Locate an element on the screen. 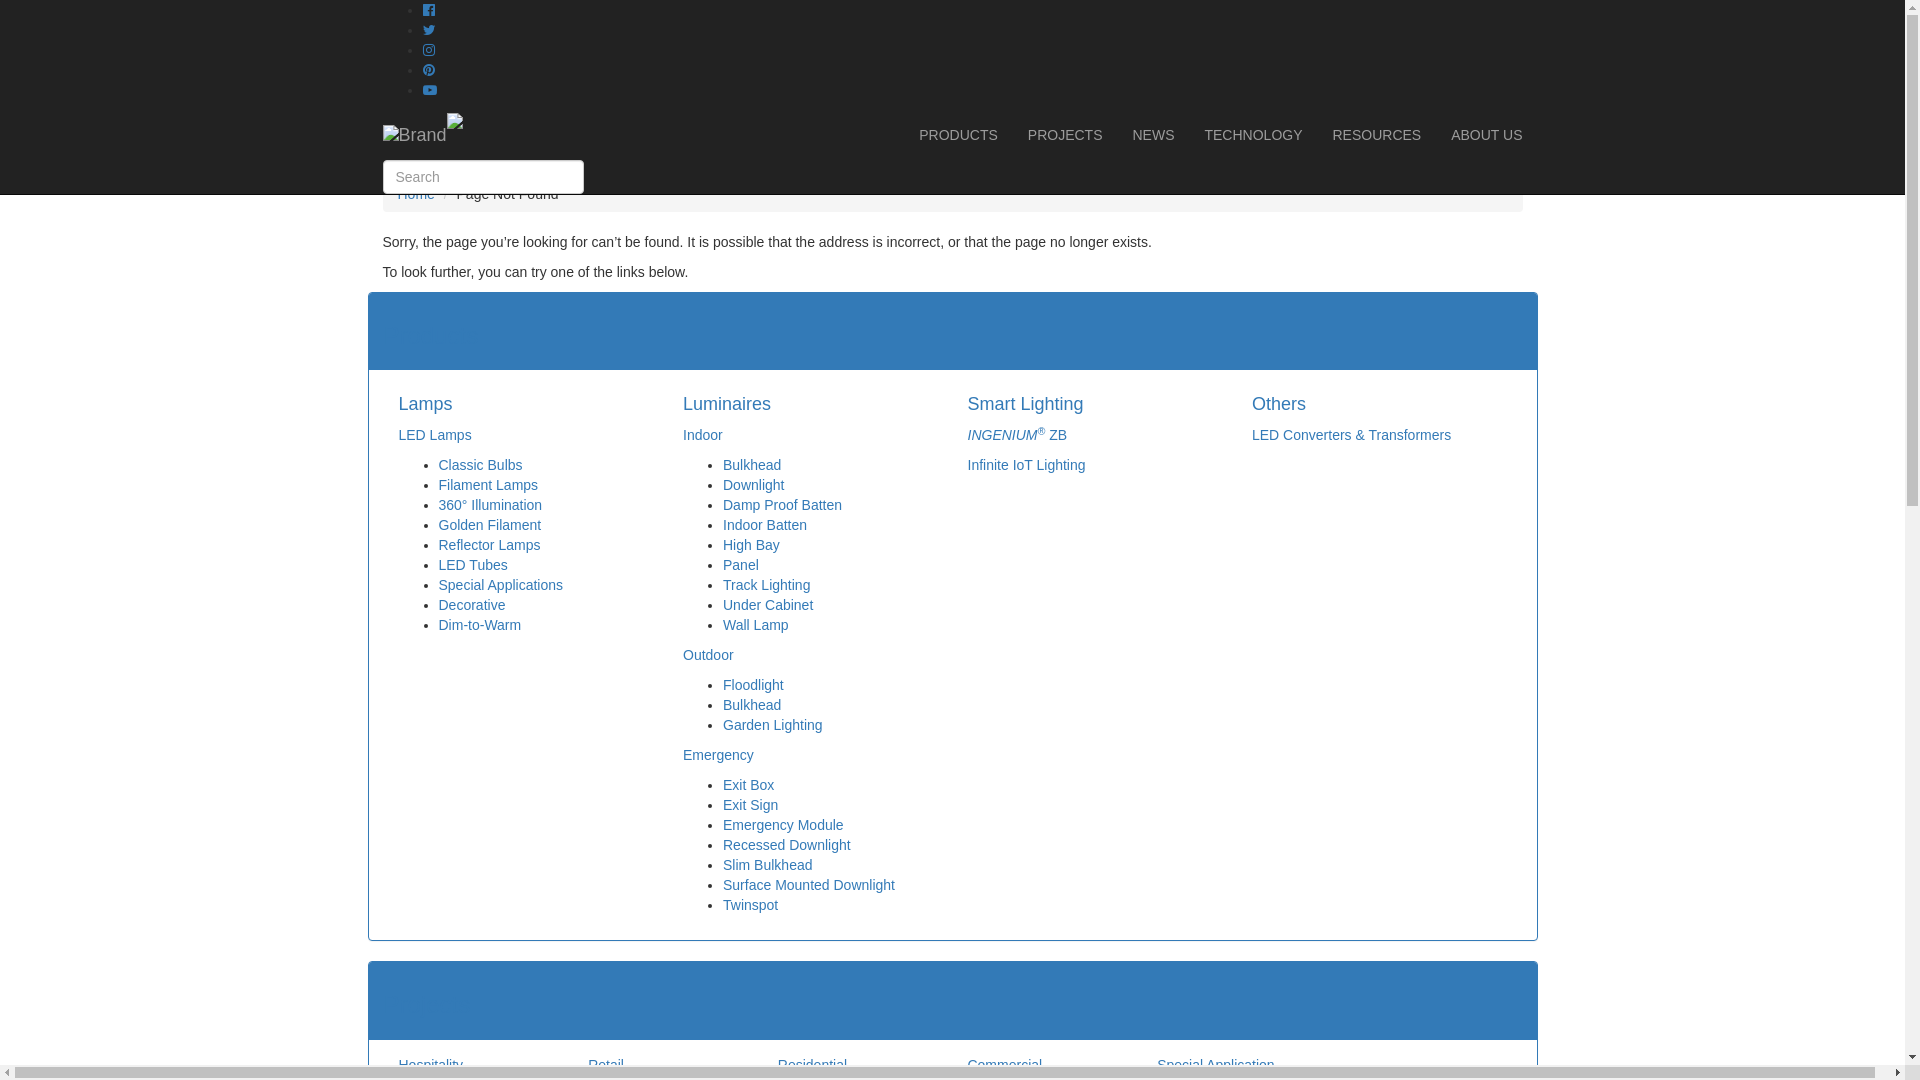 The height and width of the screenshot is (1080, 1920). 'Indoor Batten' is located at coordinates (763, 523).